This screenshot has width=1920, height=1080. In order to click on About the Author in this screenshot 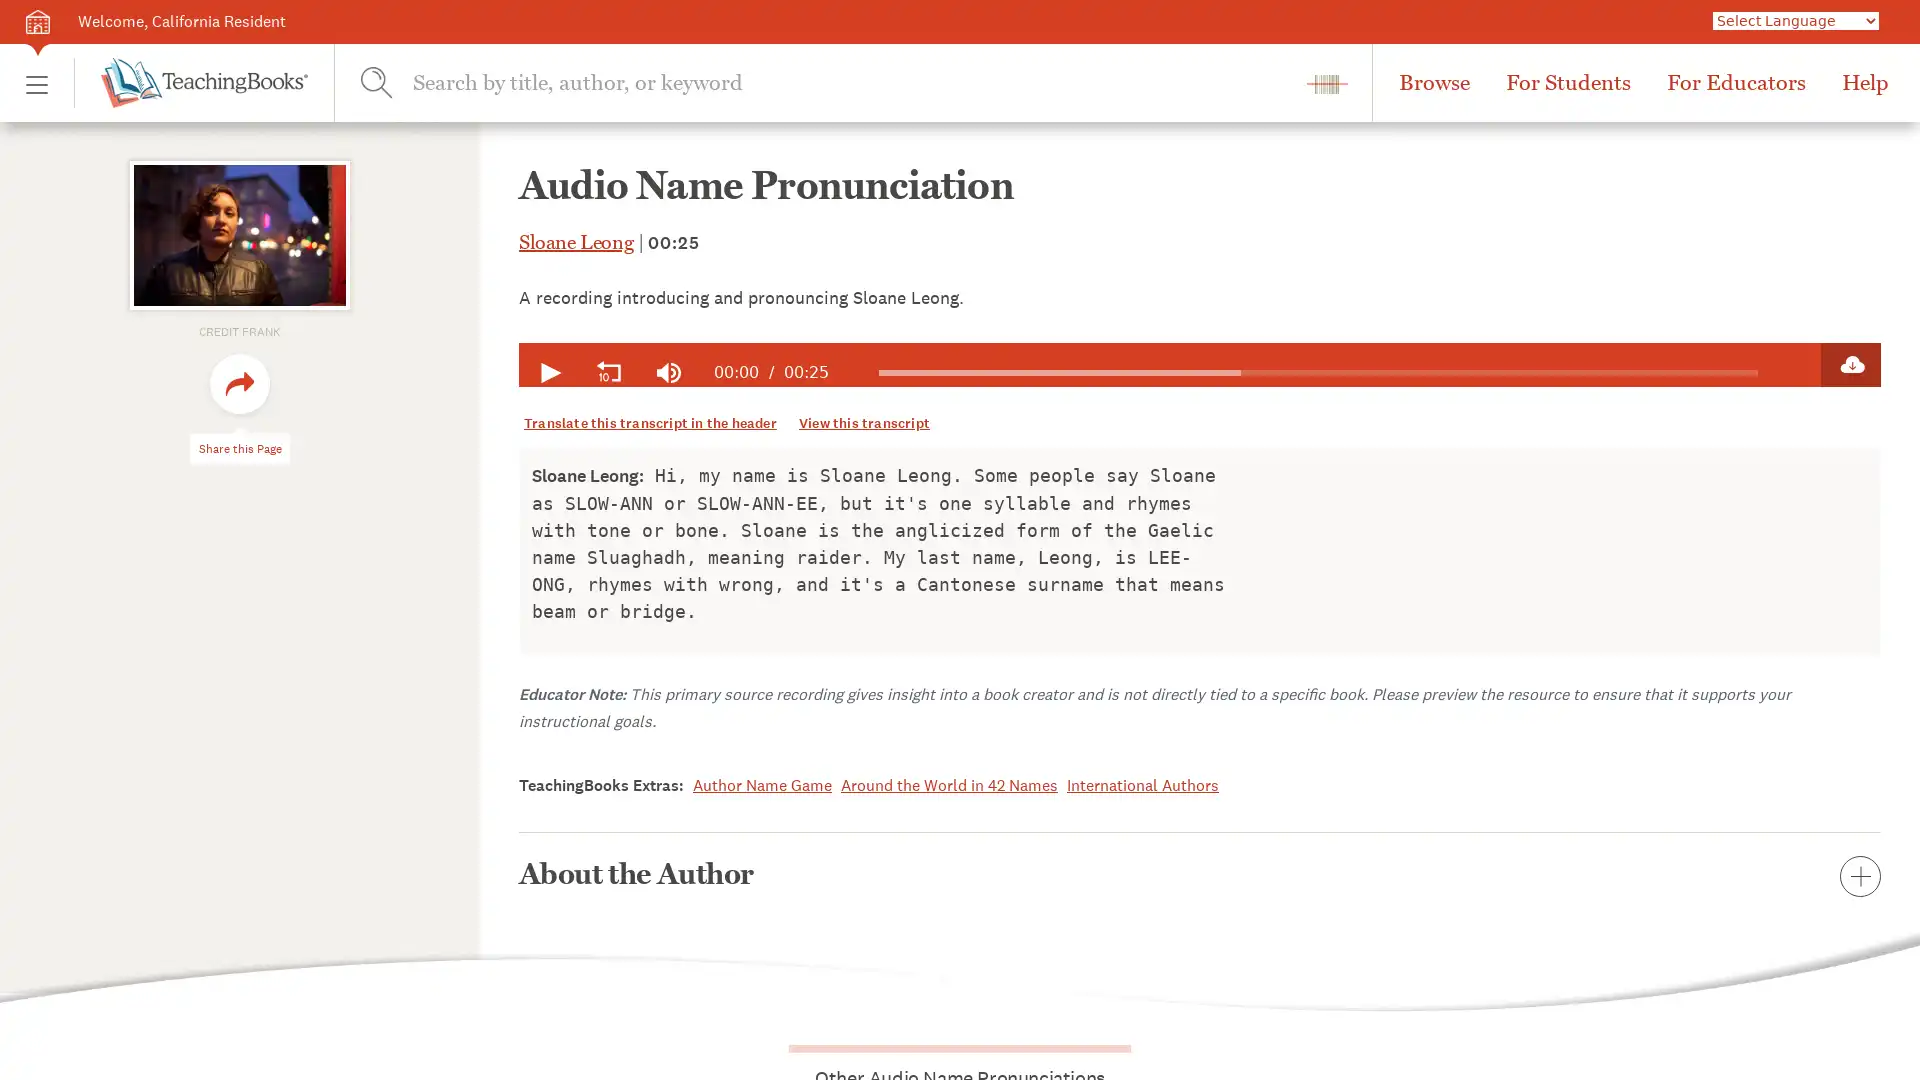, I will do `click(1200, 873)`.